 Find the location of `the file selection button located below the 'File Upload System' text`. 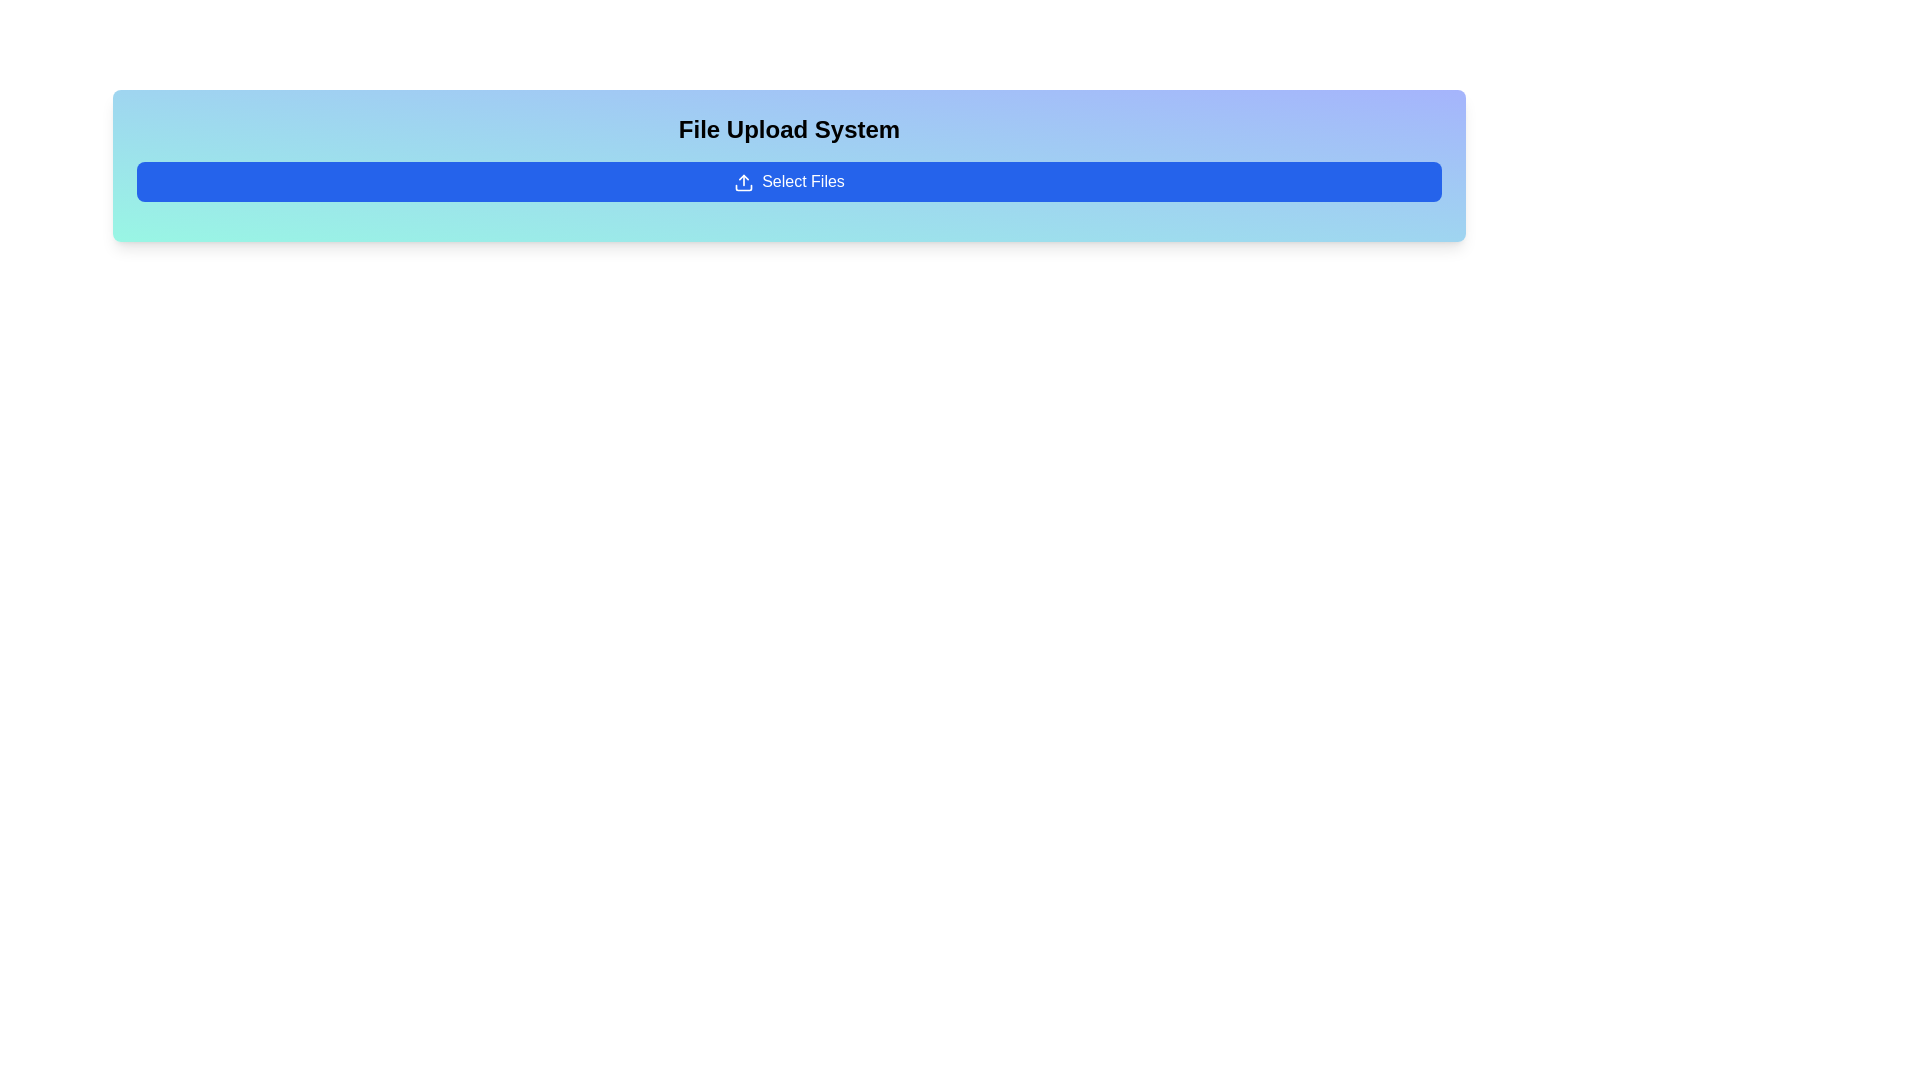

the file selection button located below the 'File Upload System' text is located at coordinates (788, 181).